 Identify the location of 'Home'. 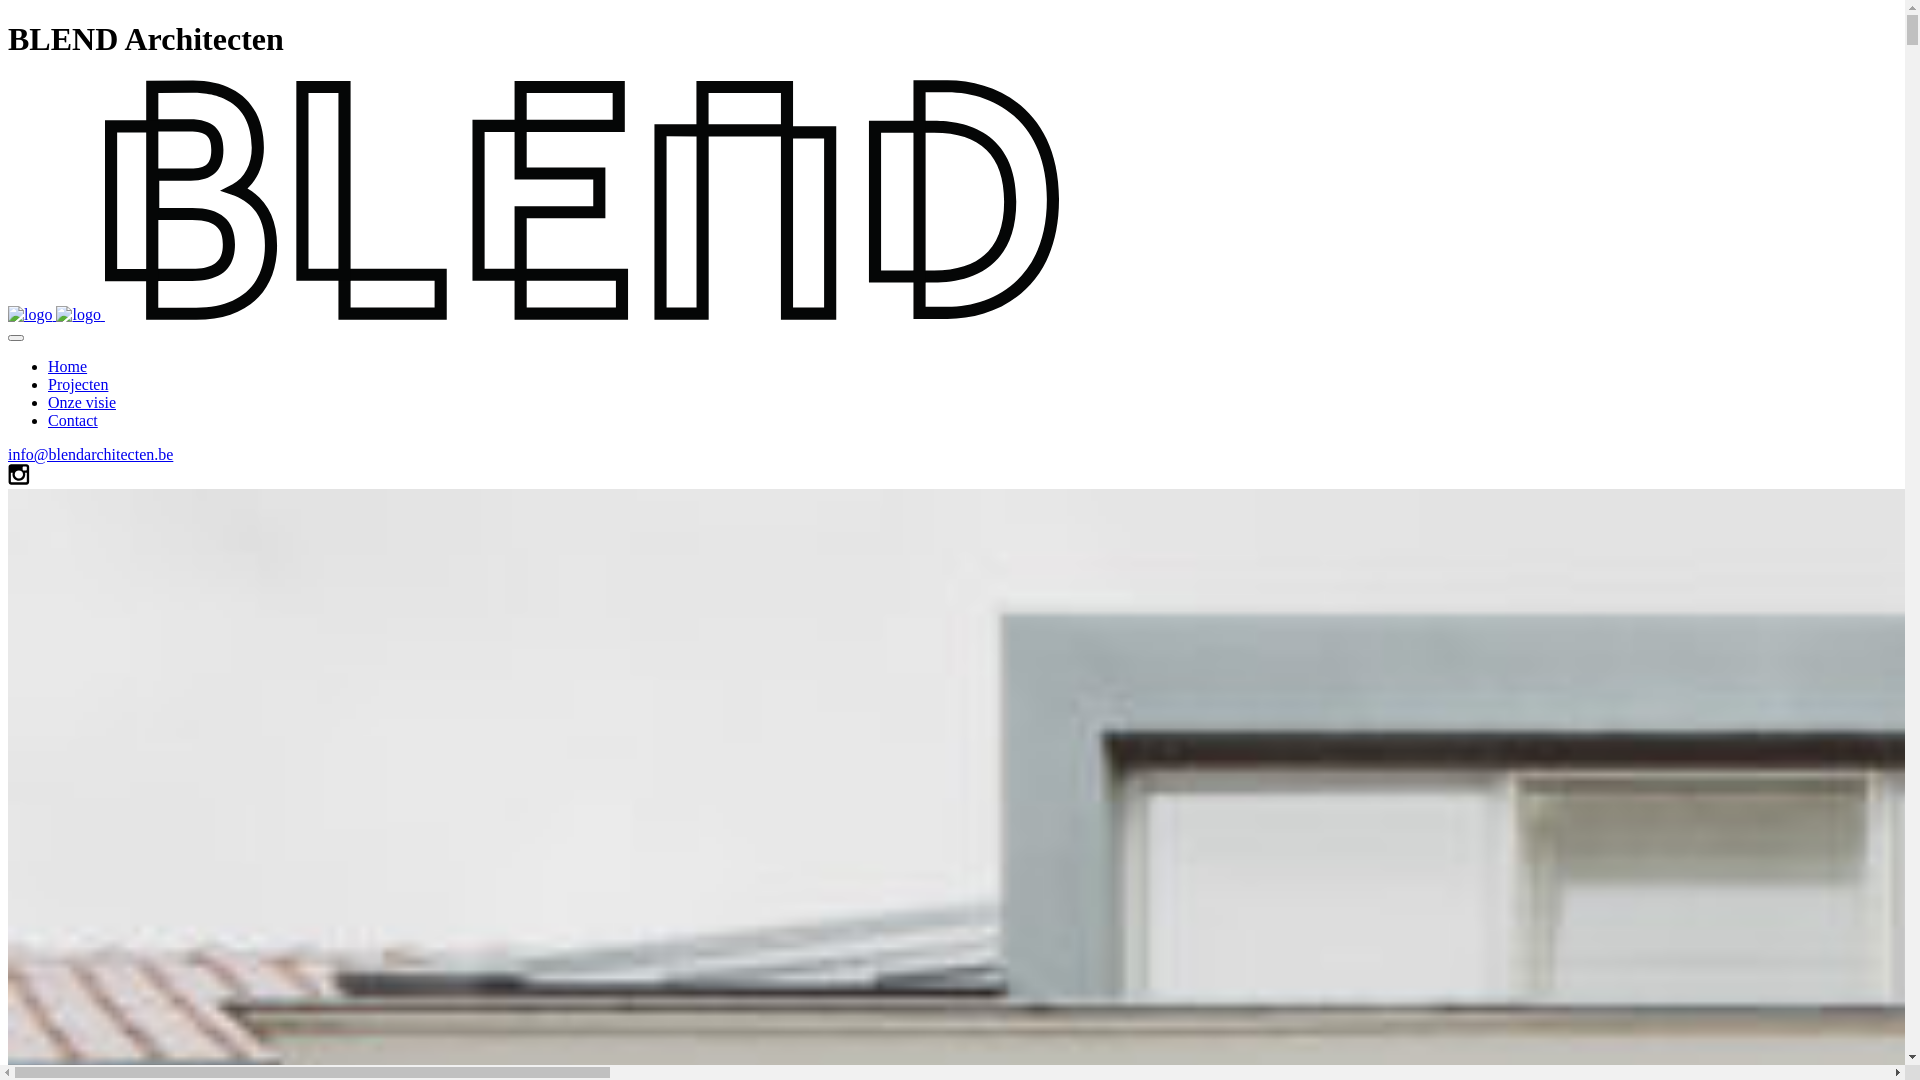
(67, 366).